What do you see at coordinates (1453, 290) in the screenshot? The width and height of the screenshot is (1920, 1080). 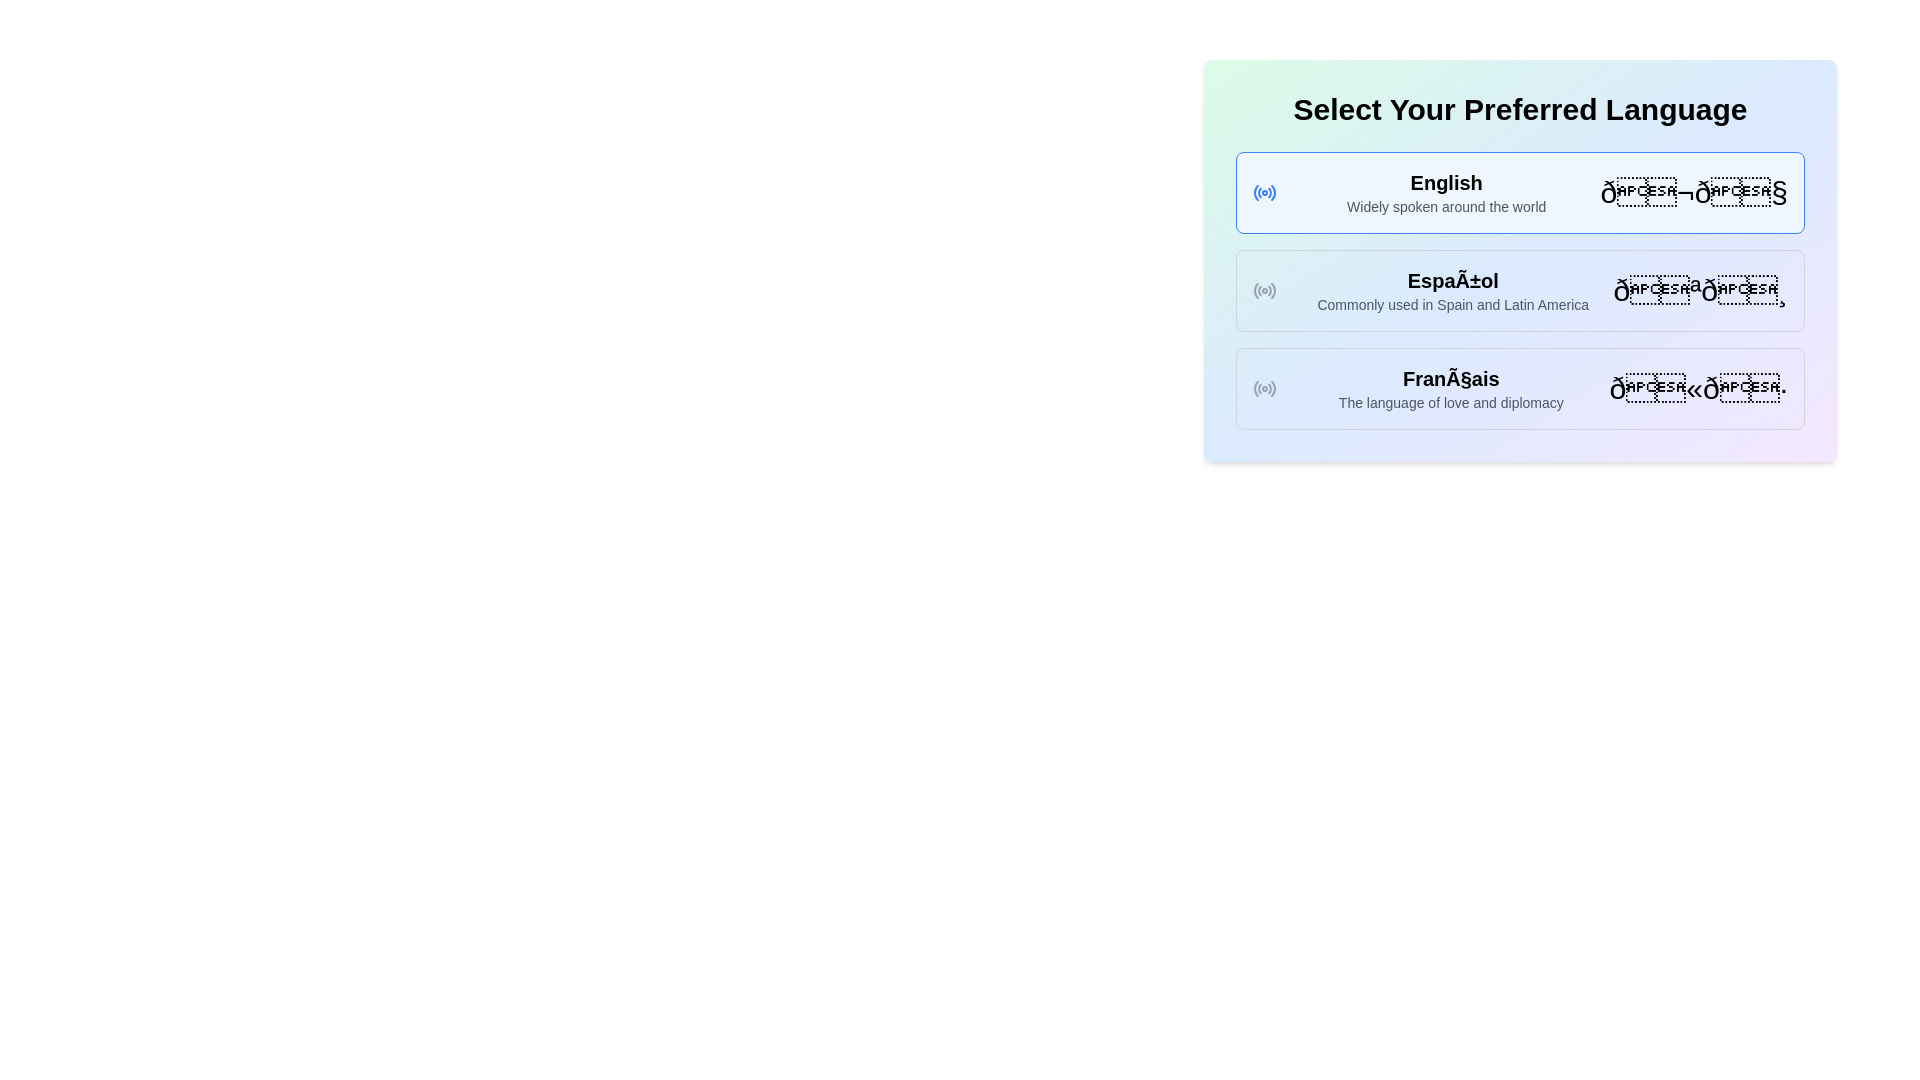 I see `the Spanish language option text block, which is located between the English and Français options in the list of language options` at bounding box center [1453, 290].